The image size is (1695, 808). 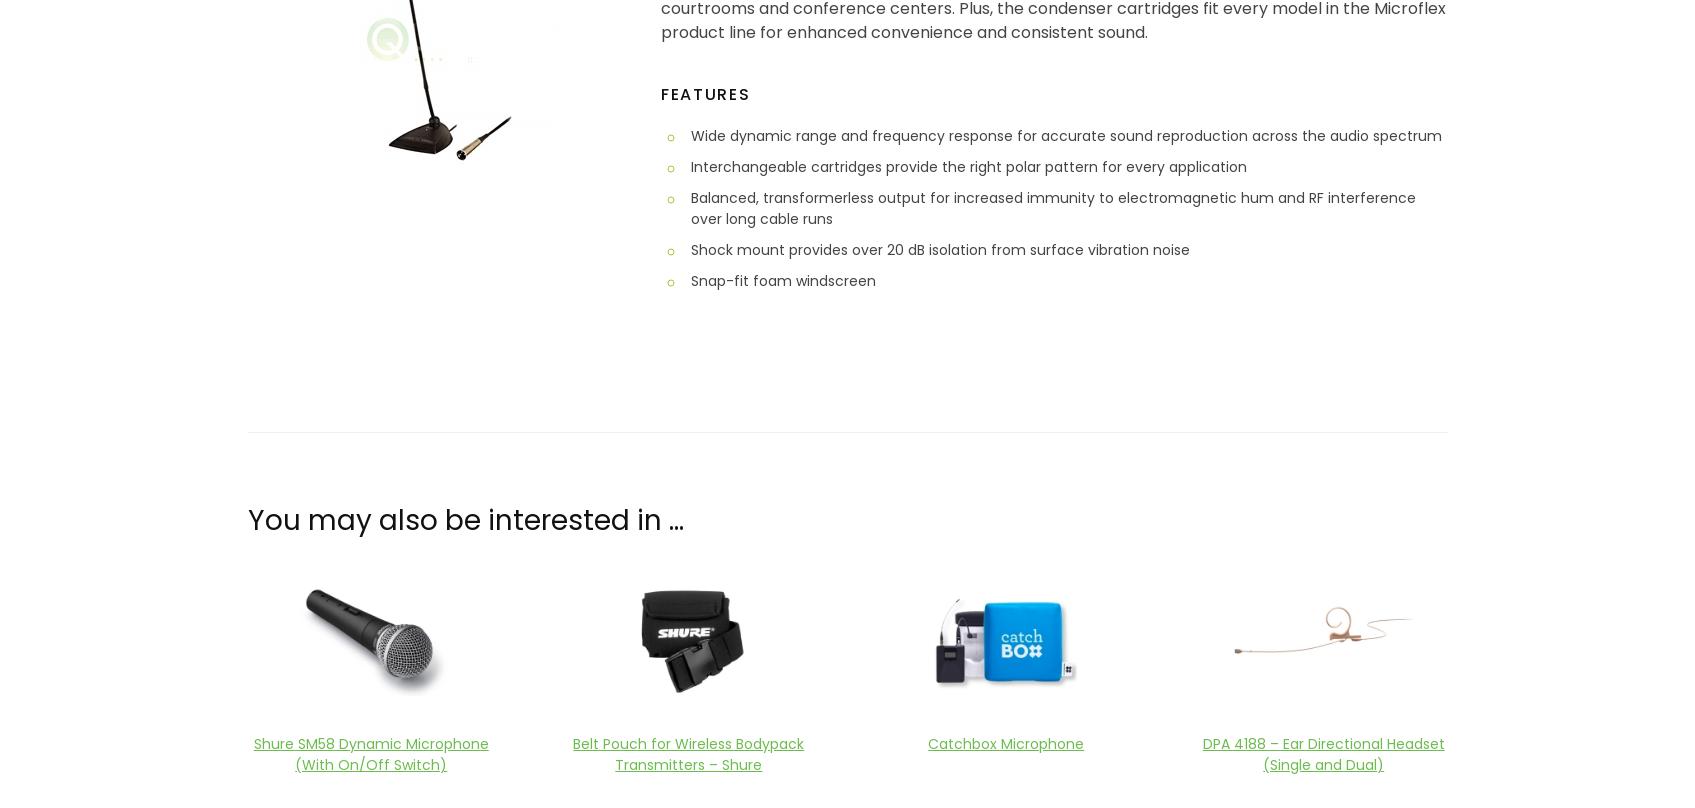 What do you see at coordinates (252, 753) in the screenshot?
I see `'Shure SM58 Dynamic Microphone (With On/Off Switch)'` at bounding box center [252, 753].